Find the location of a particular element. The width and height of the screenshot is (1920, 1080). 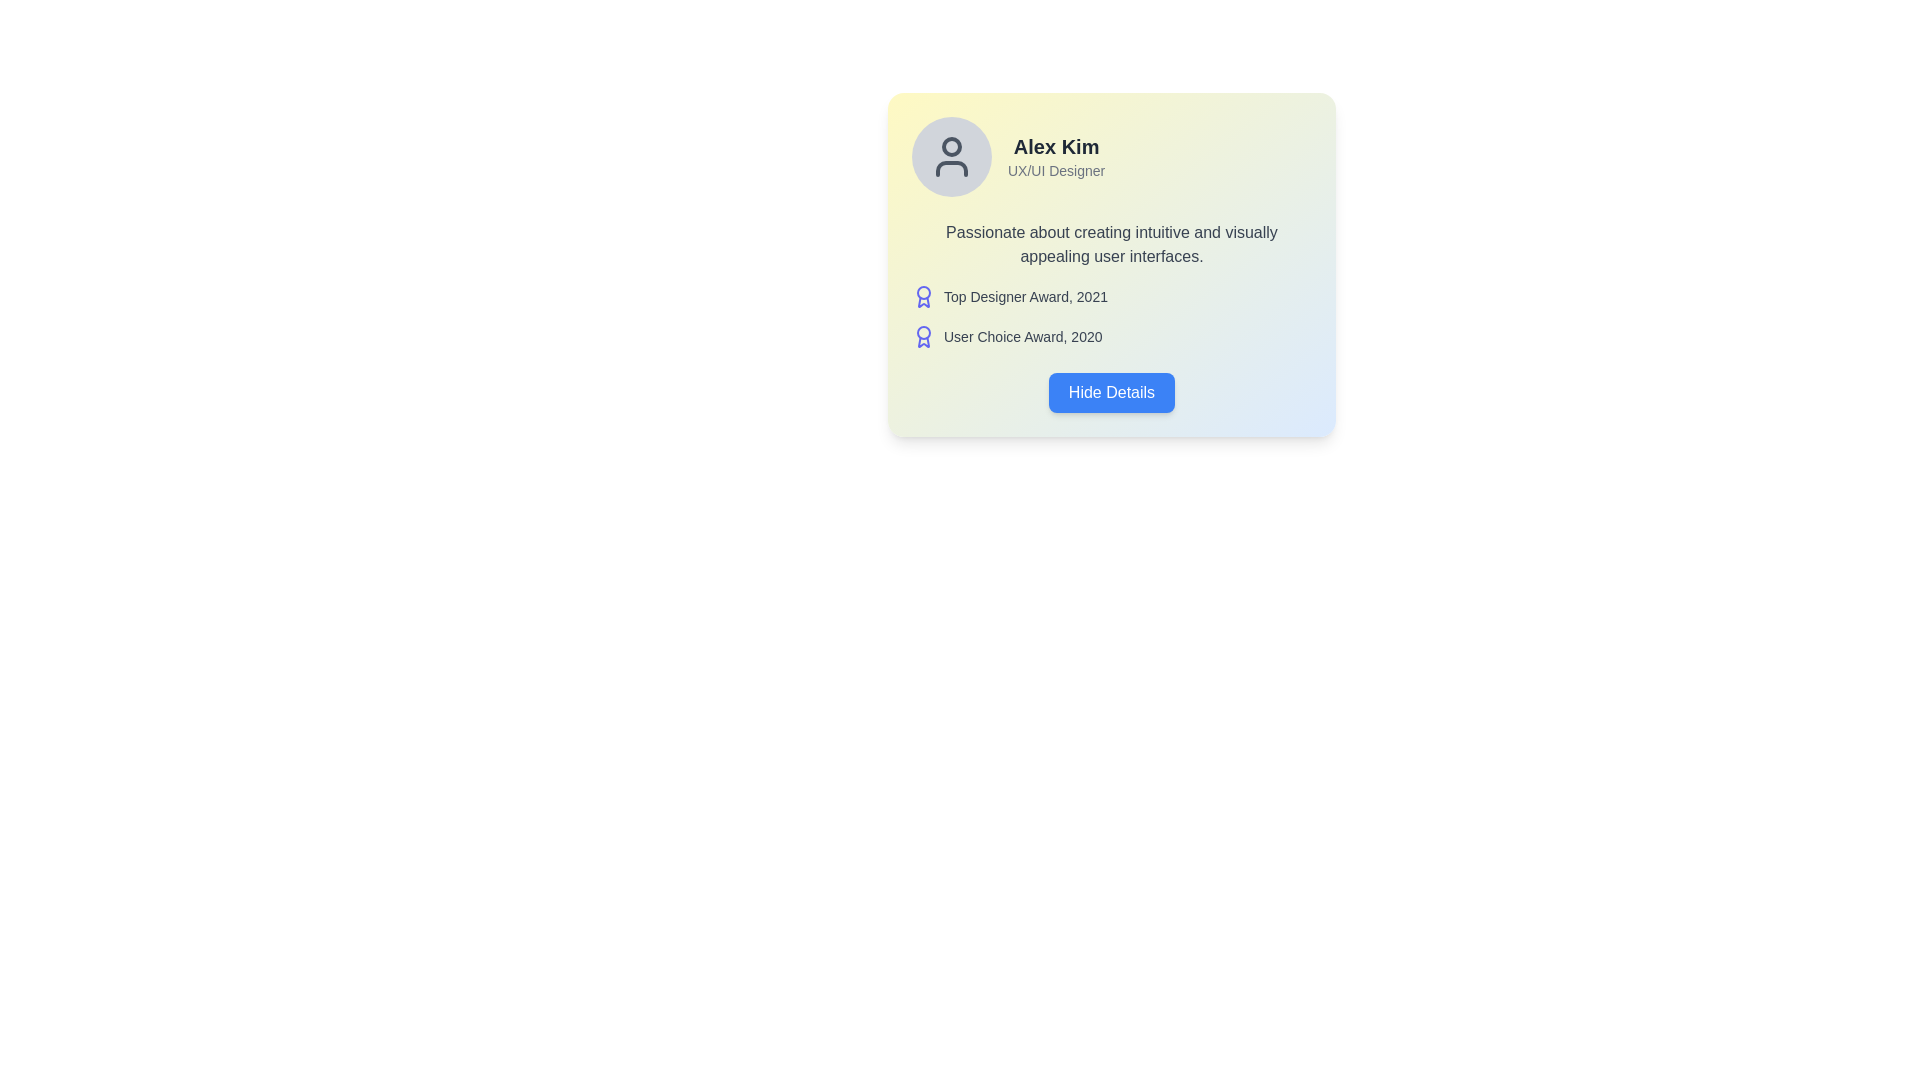

the award icon styled as a medal, which is indigo and located next to the 'User Choice Award, 2020' text is located at coordinates (923, 335).